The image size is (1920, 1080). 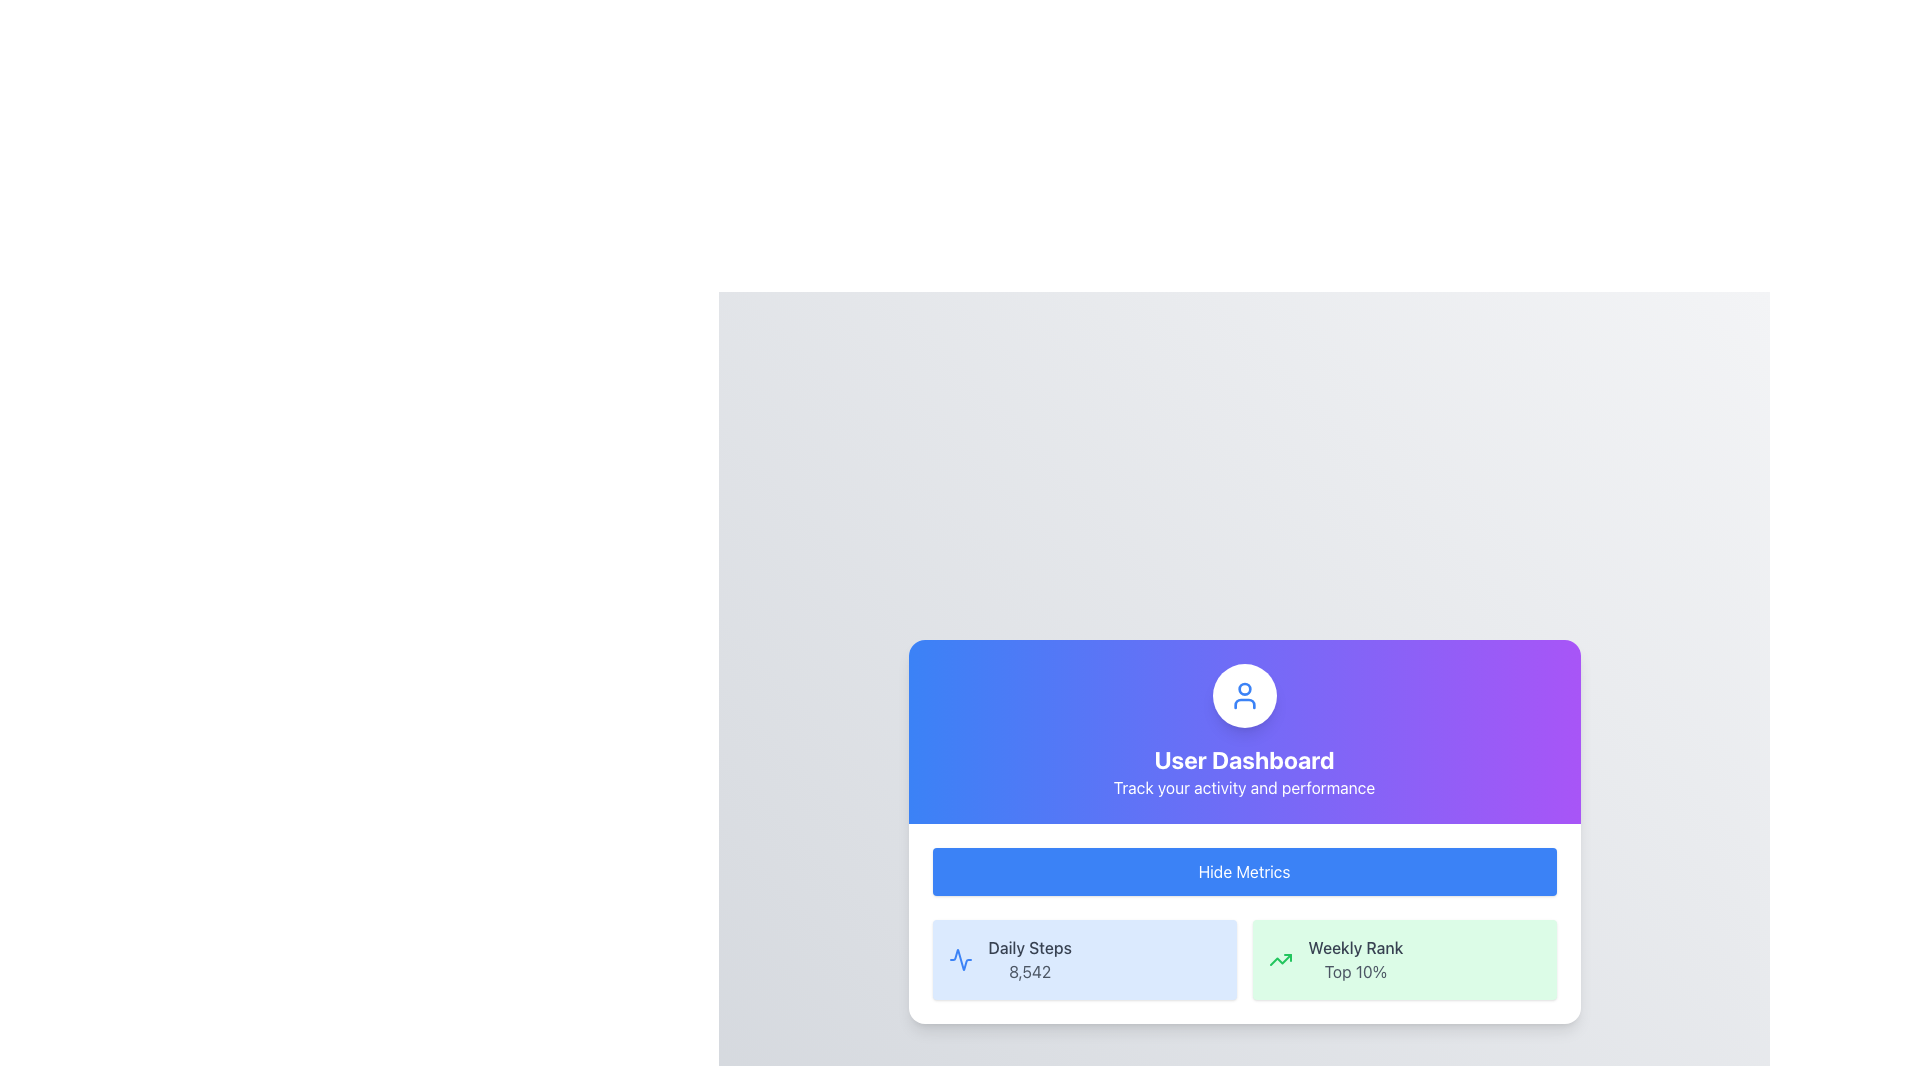 I want to click on the text element displaying 'Top 10%' within the pale green card located below the 'Weekly Rank' label, so click(x=1355, y=971).